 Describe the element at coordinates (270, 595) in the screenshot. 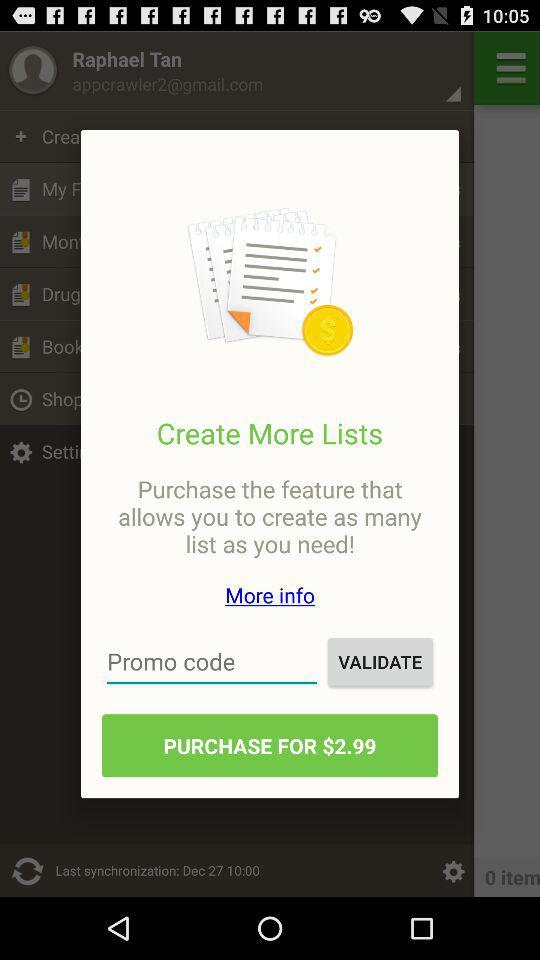

I see `more info item` at that location.